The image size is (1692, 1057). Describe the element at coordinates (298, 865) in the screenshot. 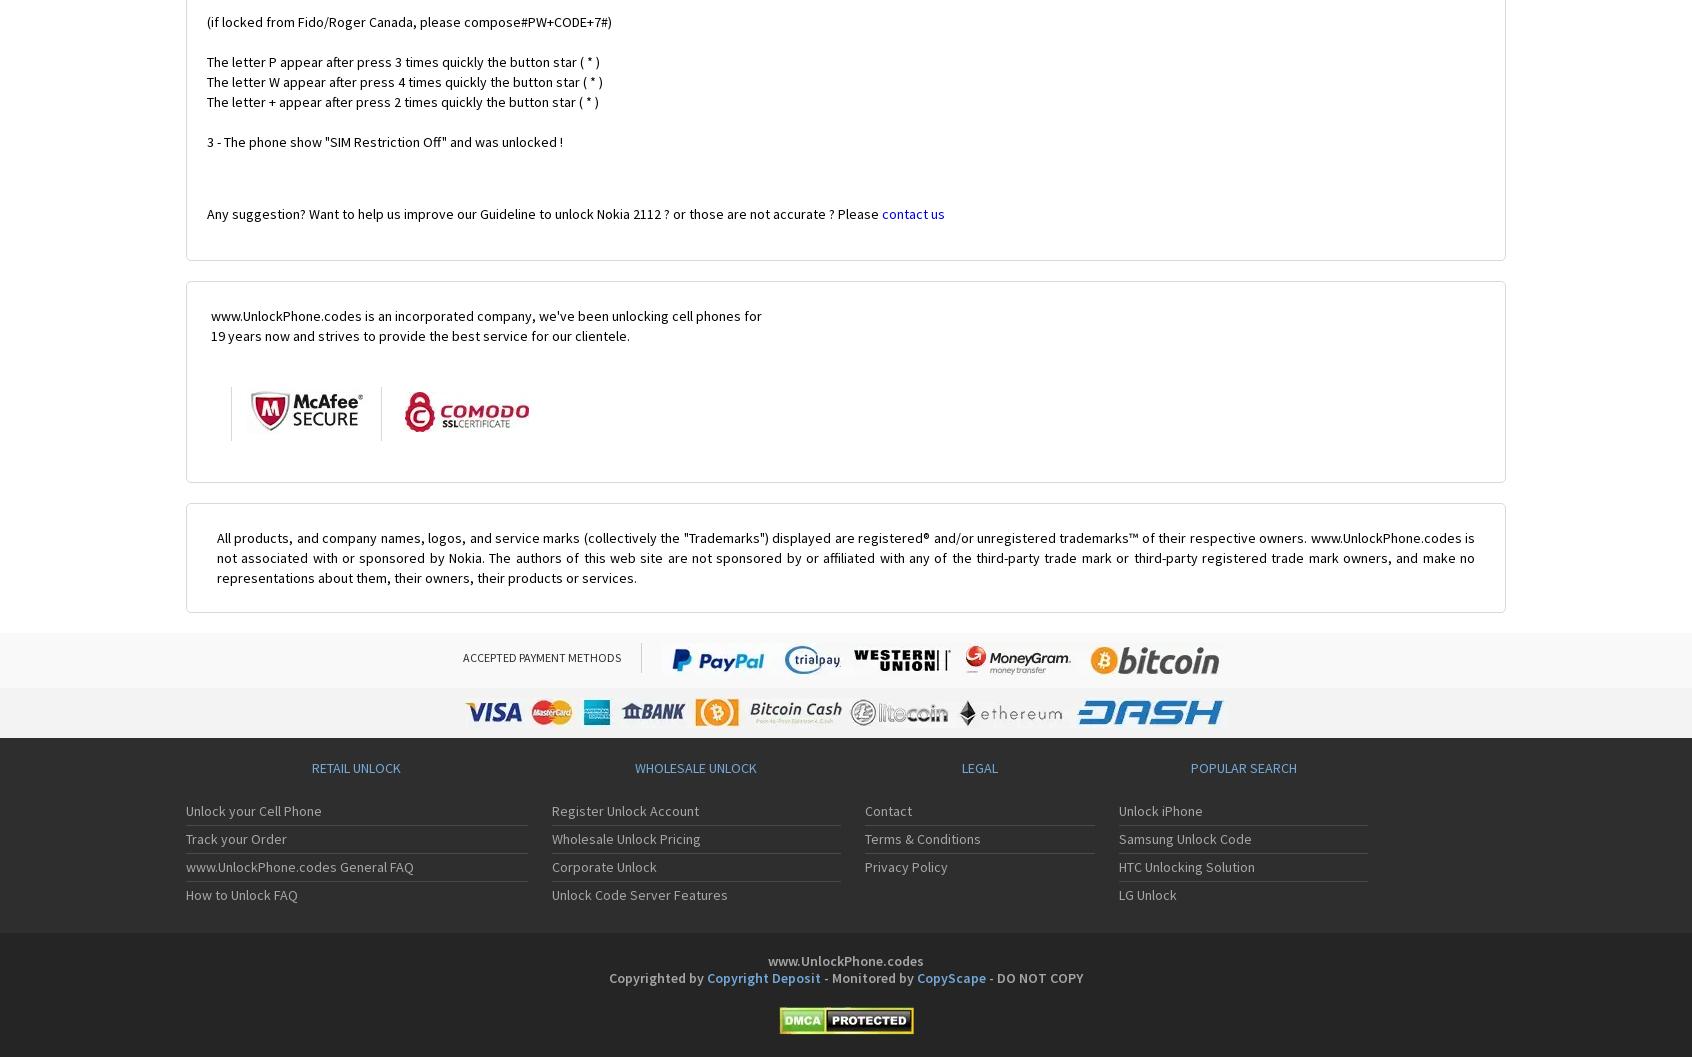

I see `'www.UnlockPhone.codes General FAQ'` at that location.